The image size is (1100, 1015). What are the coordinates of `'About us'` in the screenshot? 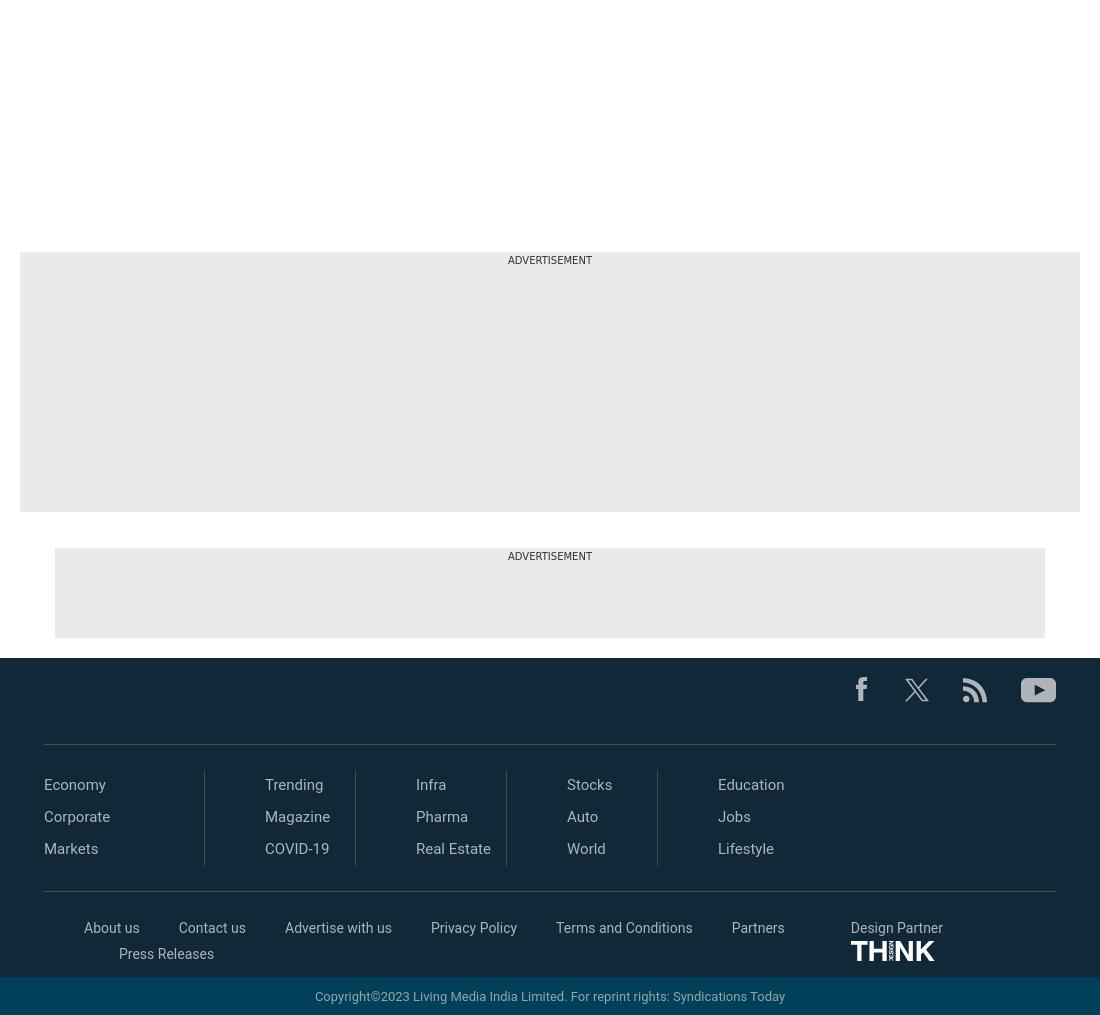 It's located at (111, 925).